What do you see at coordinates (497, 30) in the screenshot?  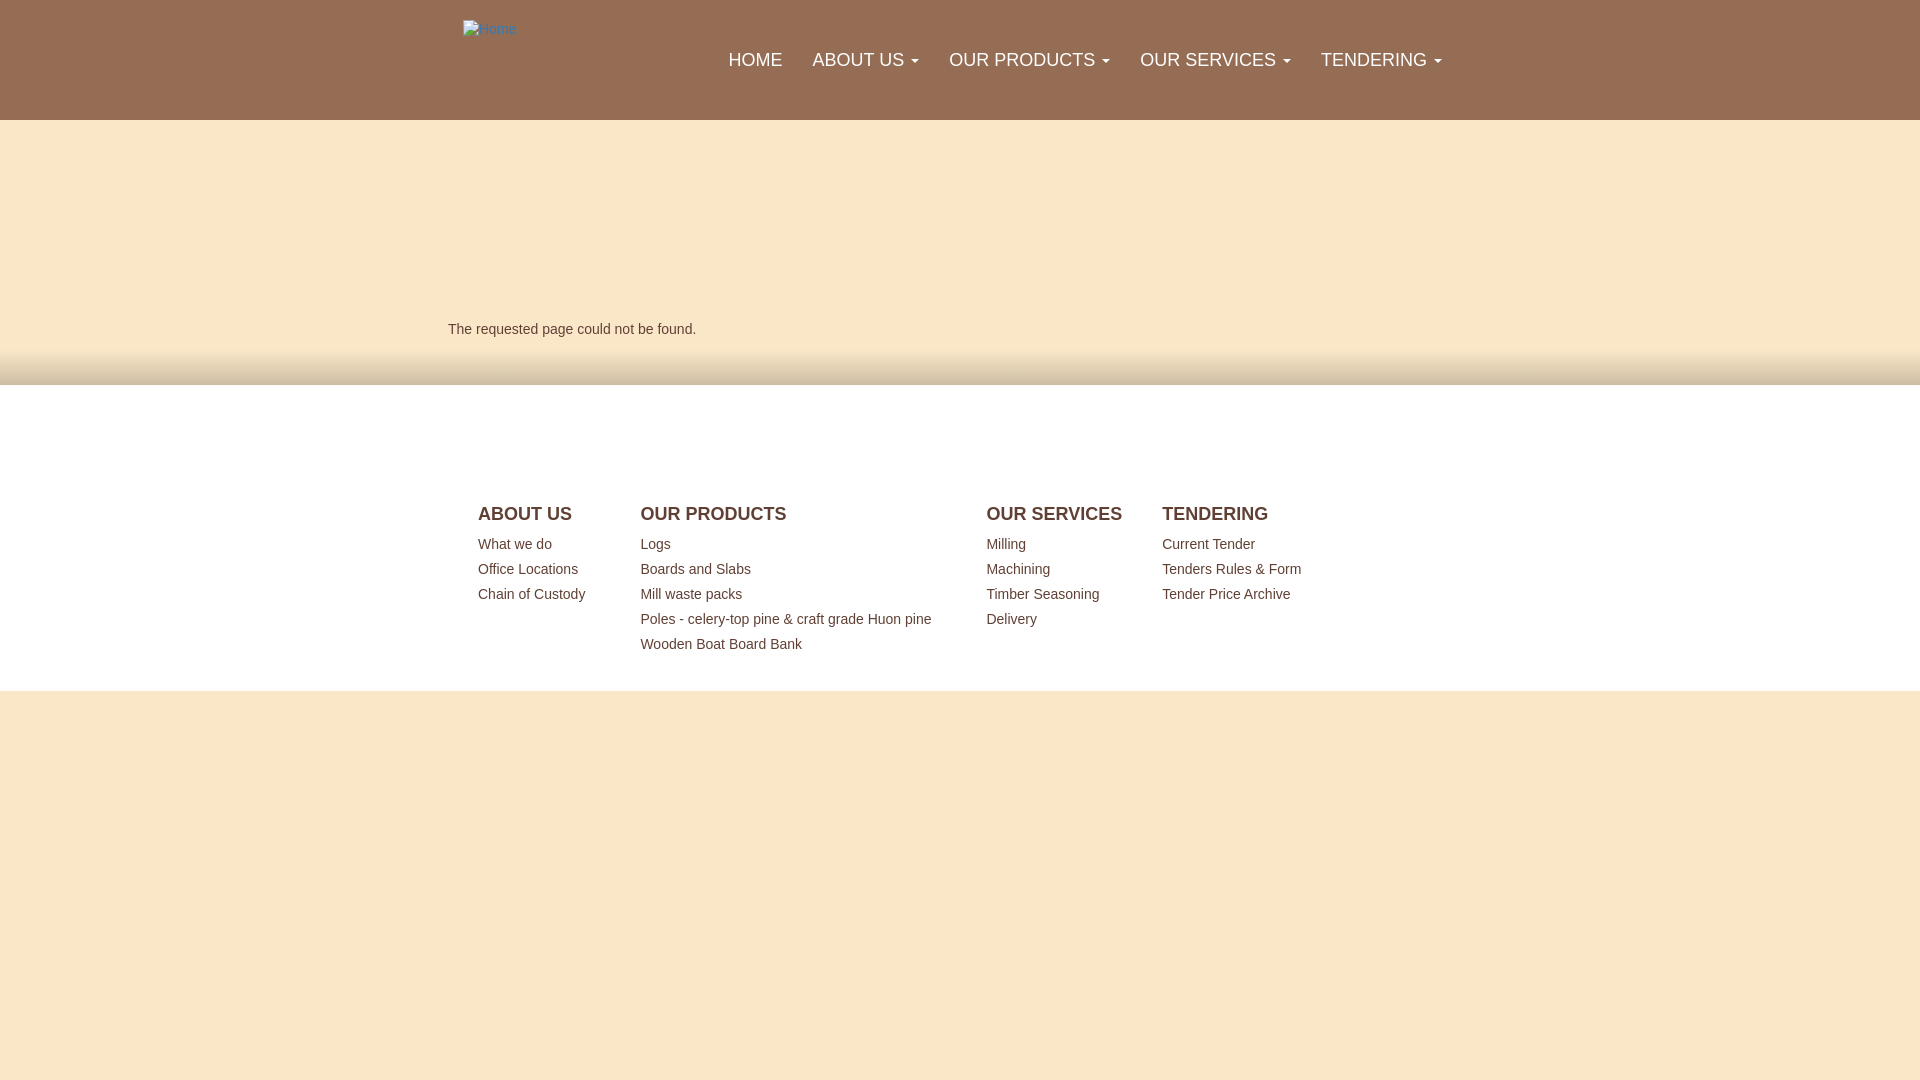 I see `'Home'` at bounding box center [497, 30].